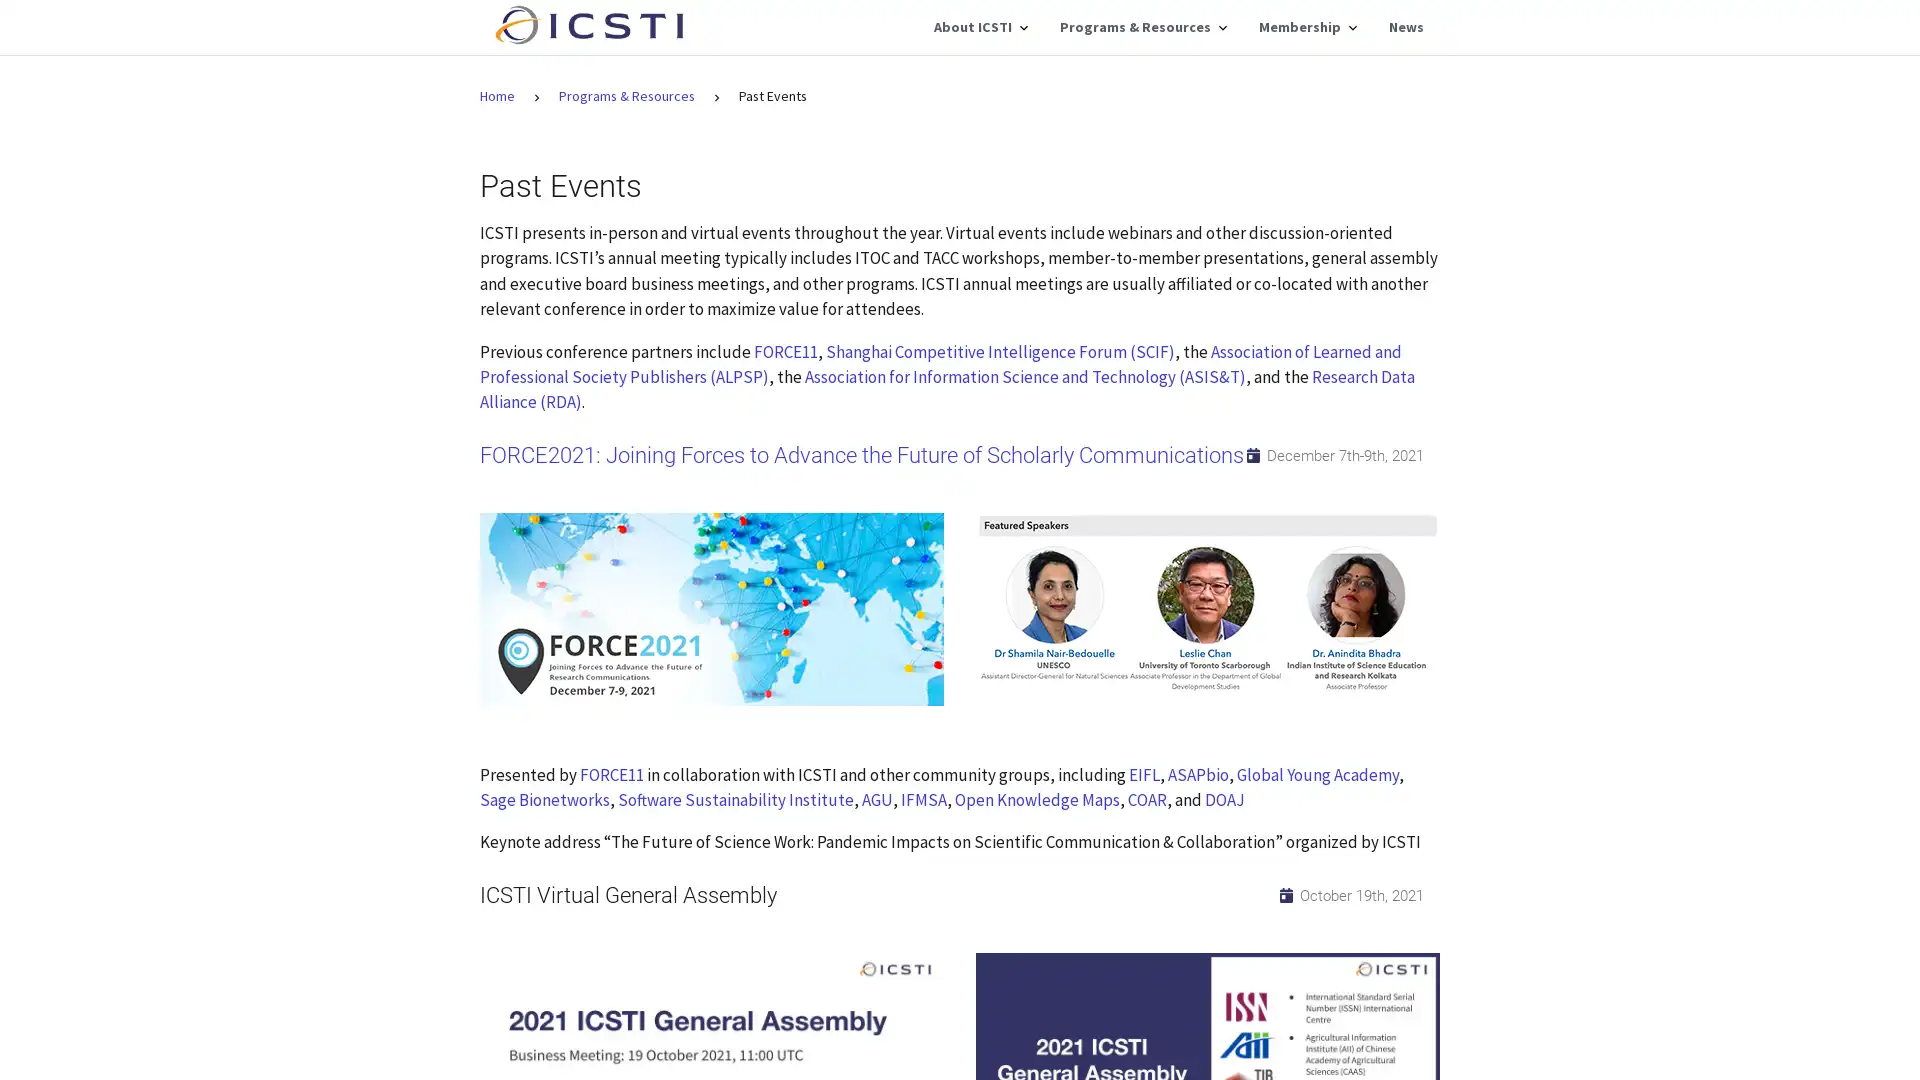  Describe the element at coordinates (1307, 27) in the screenshot. I see `Membership` at that location.